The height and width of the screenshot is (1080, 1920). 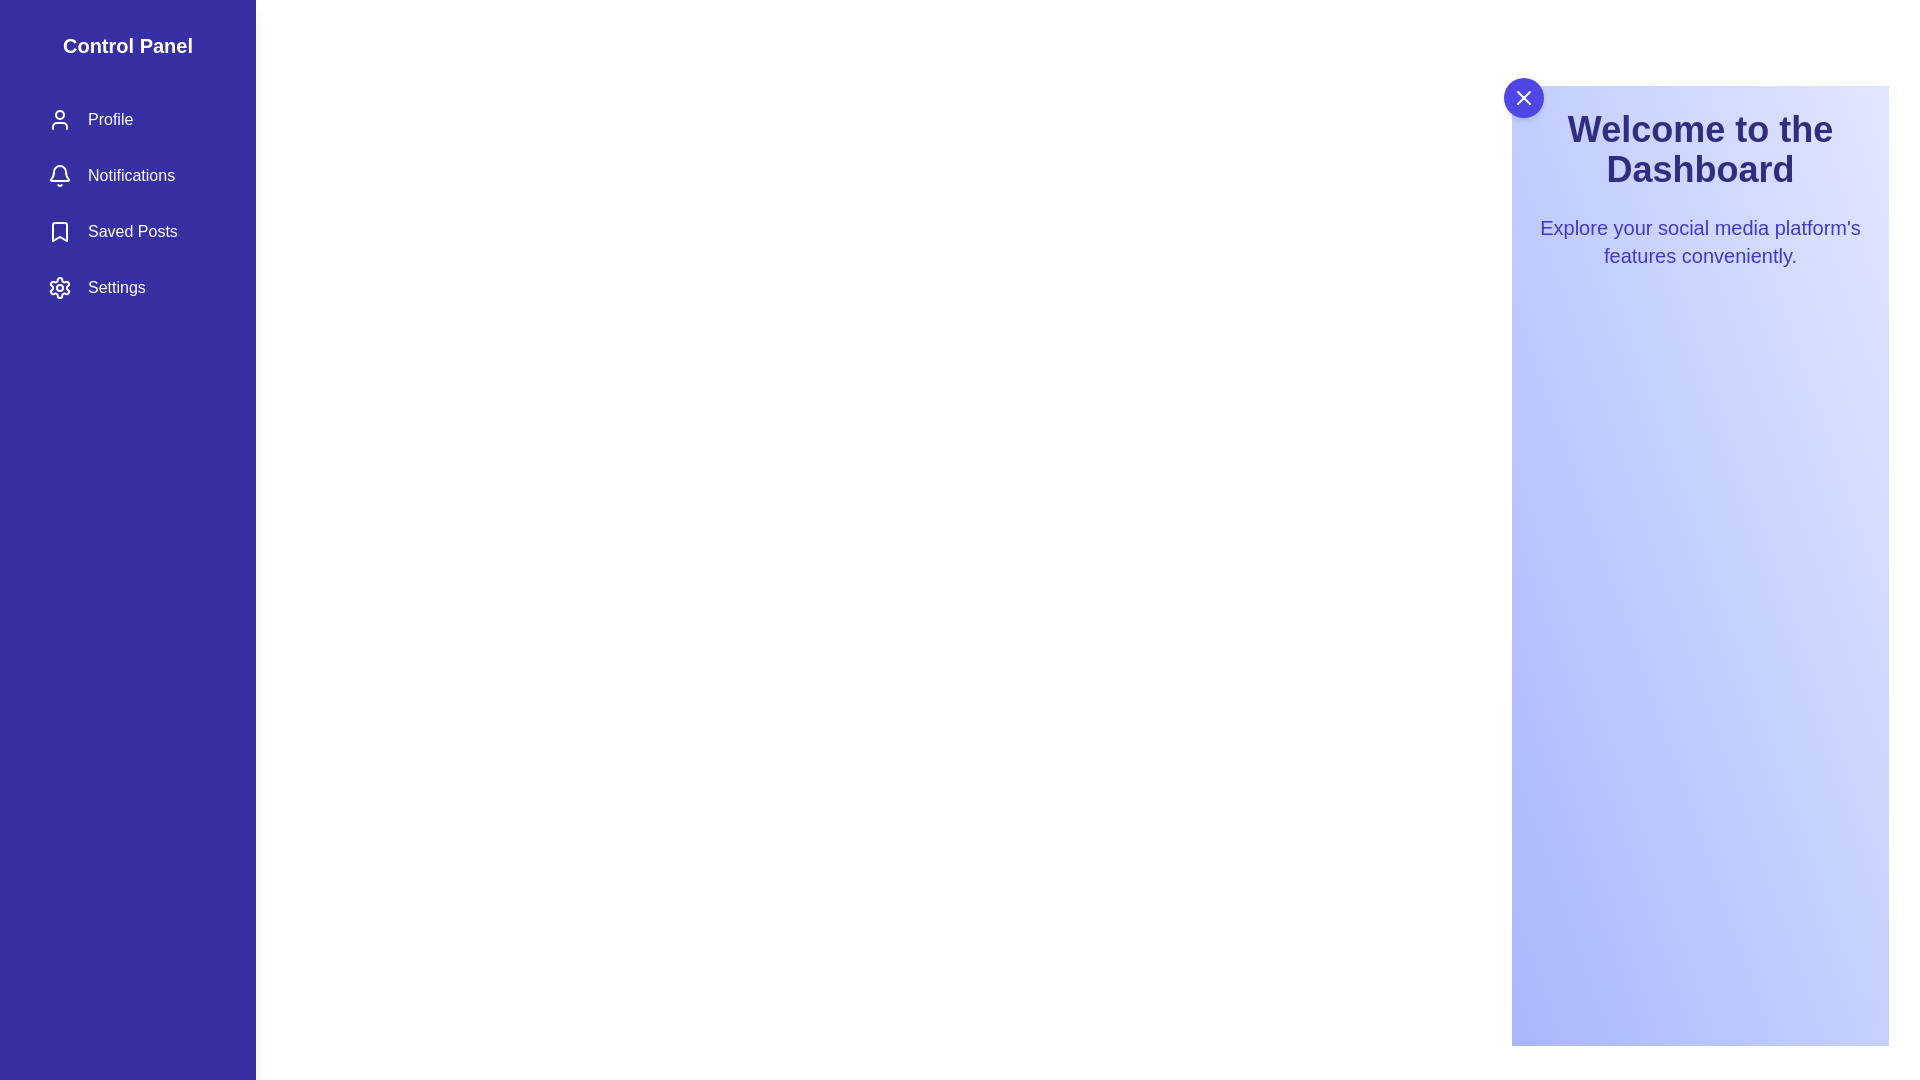 What do you see at coordinates (127, 119) in the screenshot?
I see `the side drawer item Profile to observe visual feedback` at bounding box center [127, 119].